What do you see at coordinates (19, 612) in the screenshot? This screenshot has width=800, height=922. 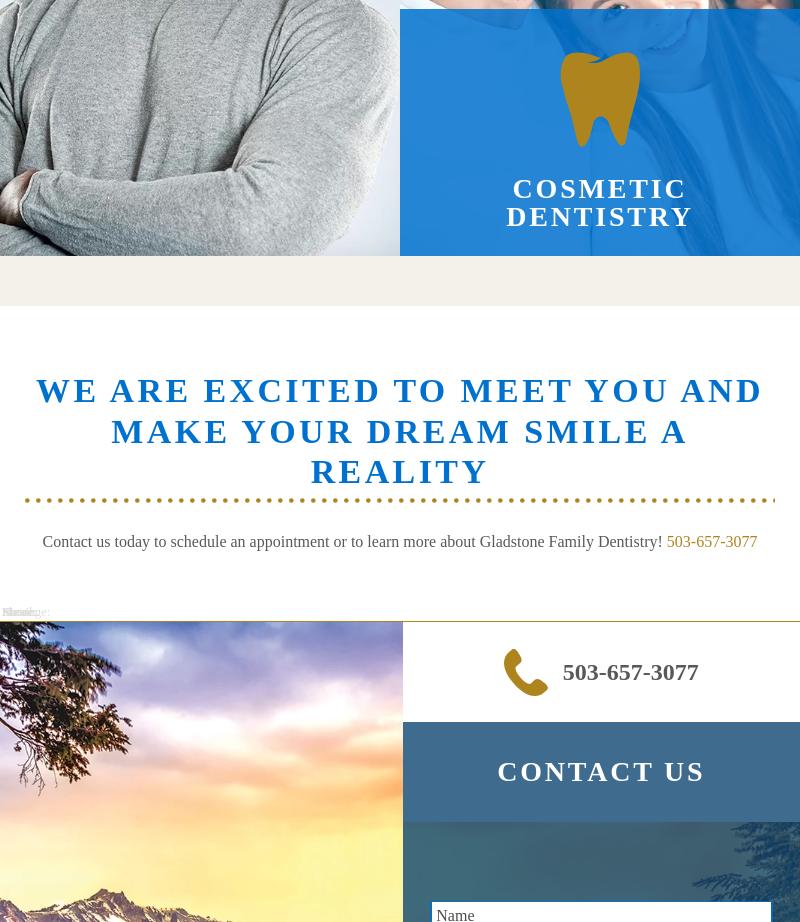 I see `'Phone:'` at bounding box center [19, 612].